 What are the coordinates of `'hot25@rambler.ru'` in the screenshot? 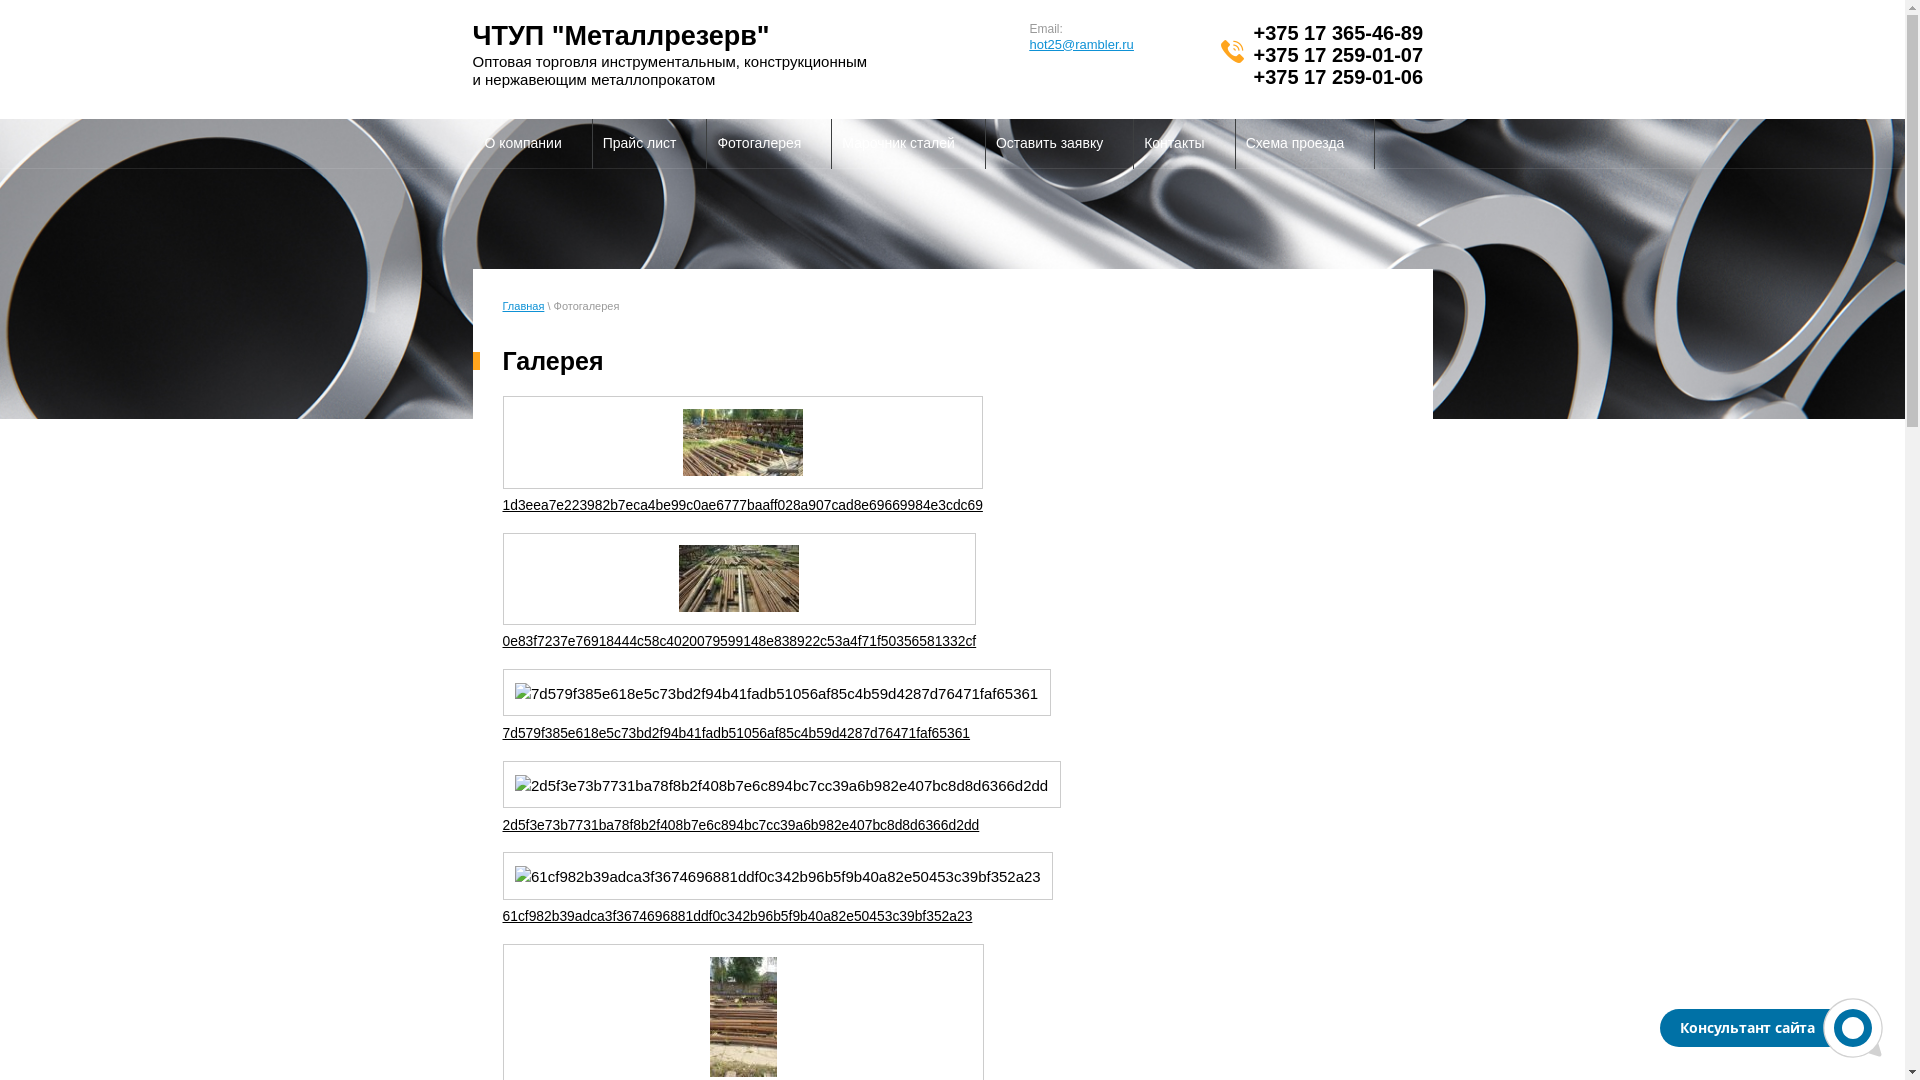 It's located at (1080, 43).